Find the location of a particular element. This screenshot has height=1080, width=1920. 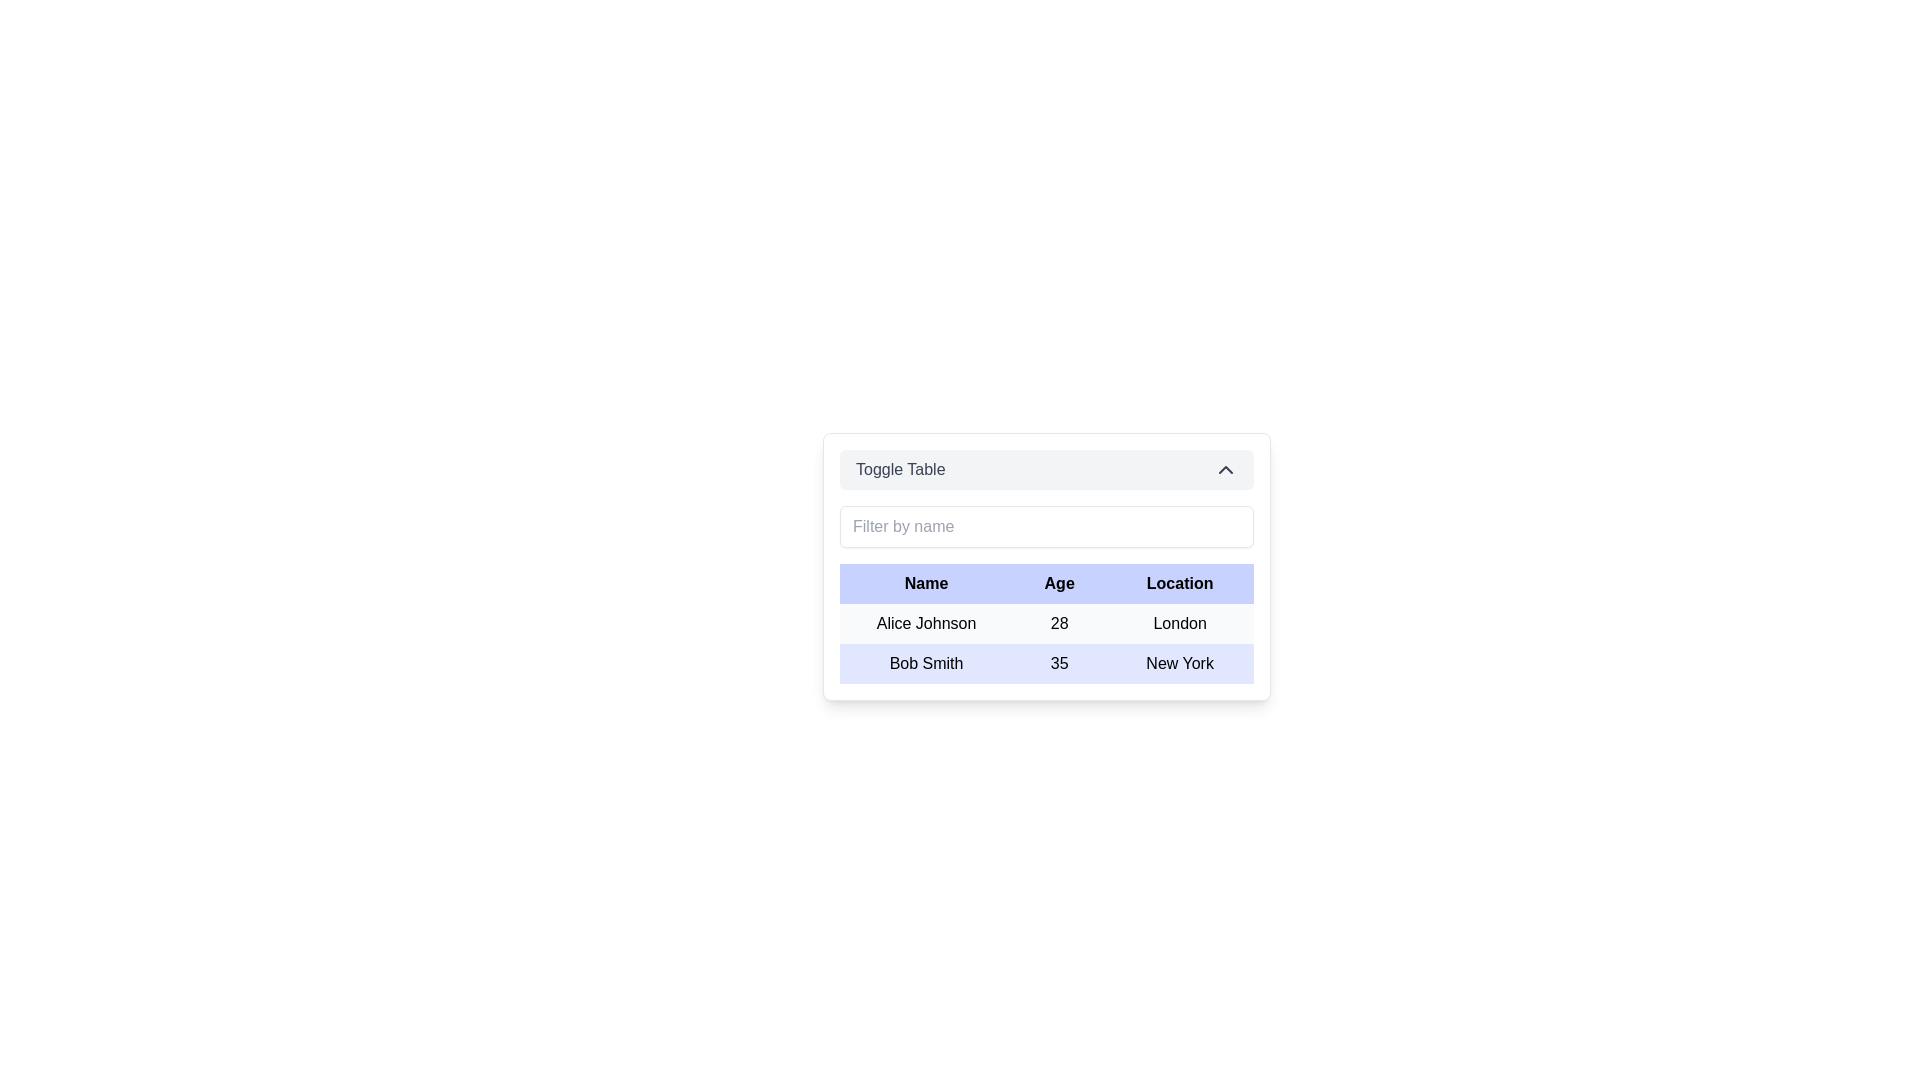

the table header row that contains the categorical labels 'Name', 'Age', and 'Location', which is the first row of the table positioned below the input field is located at coordinates (1045, 583).